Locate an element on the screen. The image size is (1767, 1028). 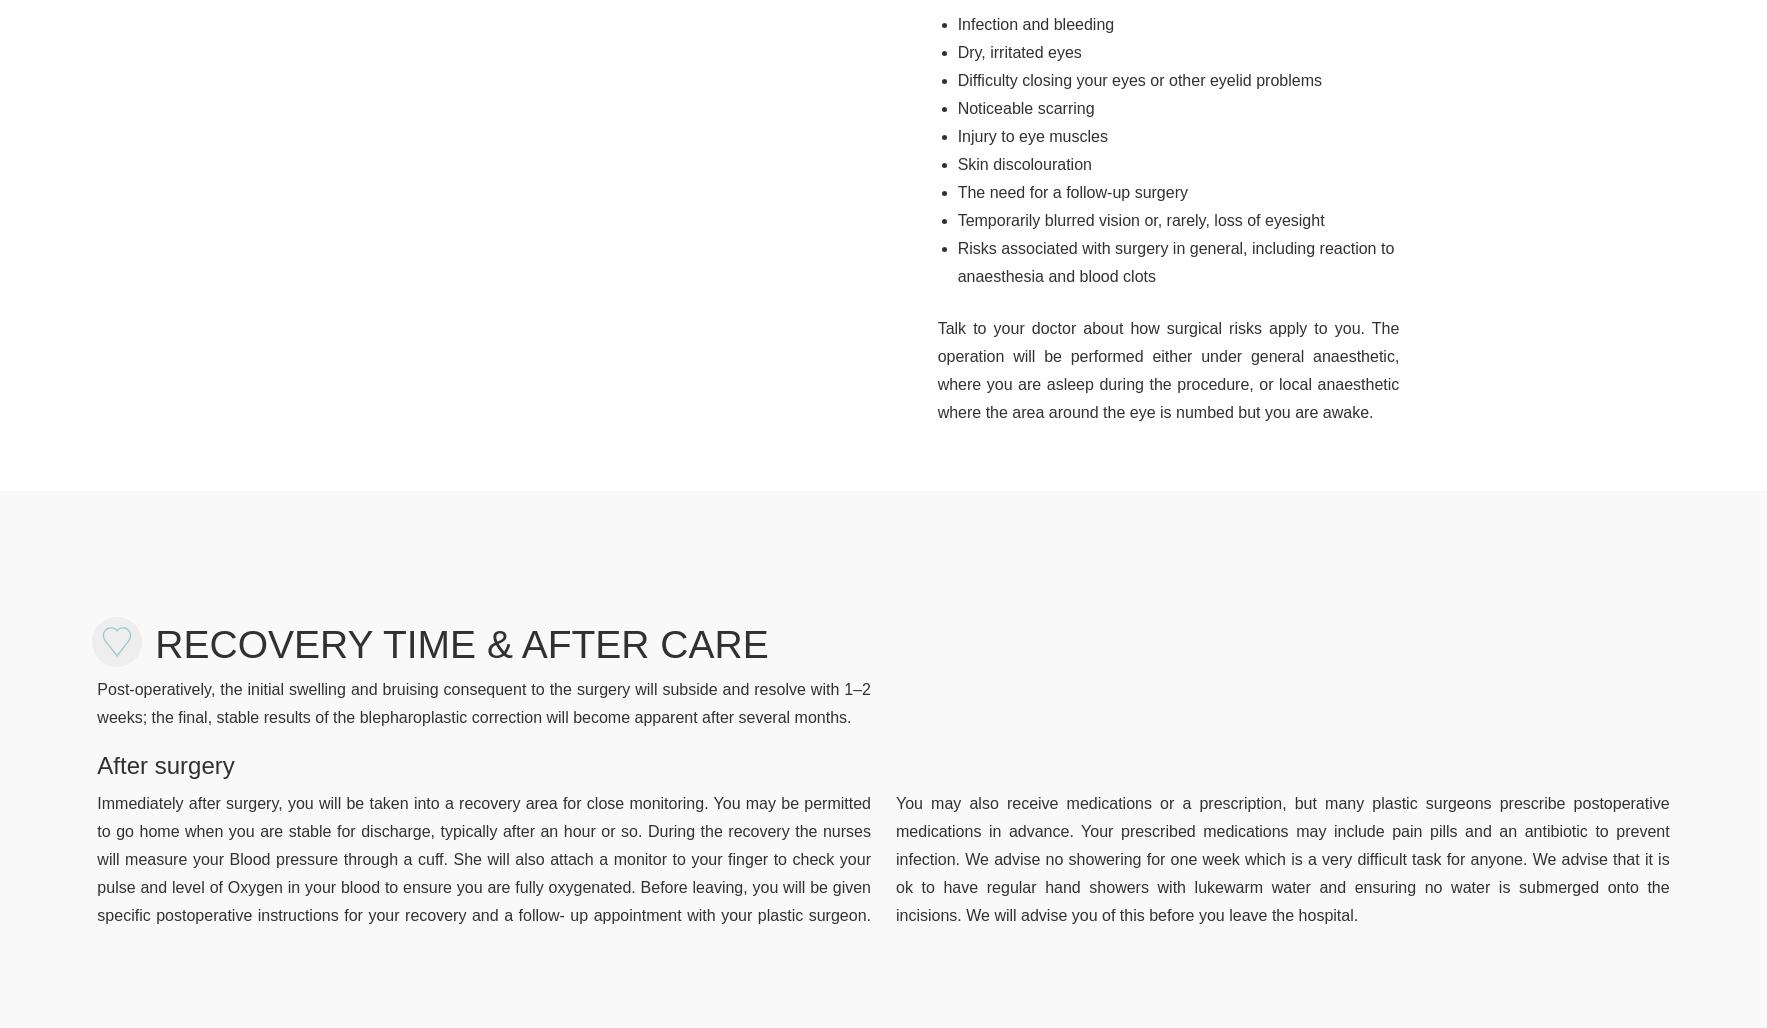
'Difficulty closing your eyes or other eyelid problems' is located at coordinates (1139, 78).